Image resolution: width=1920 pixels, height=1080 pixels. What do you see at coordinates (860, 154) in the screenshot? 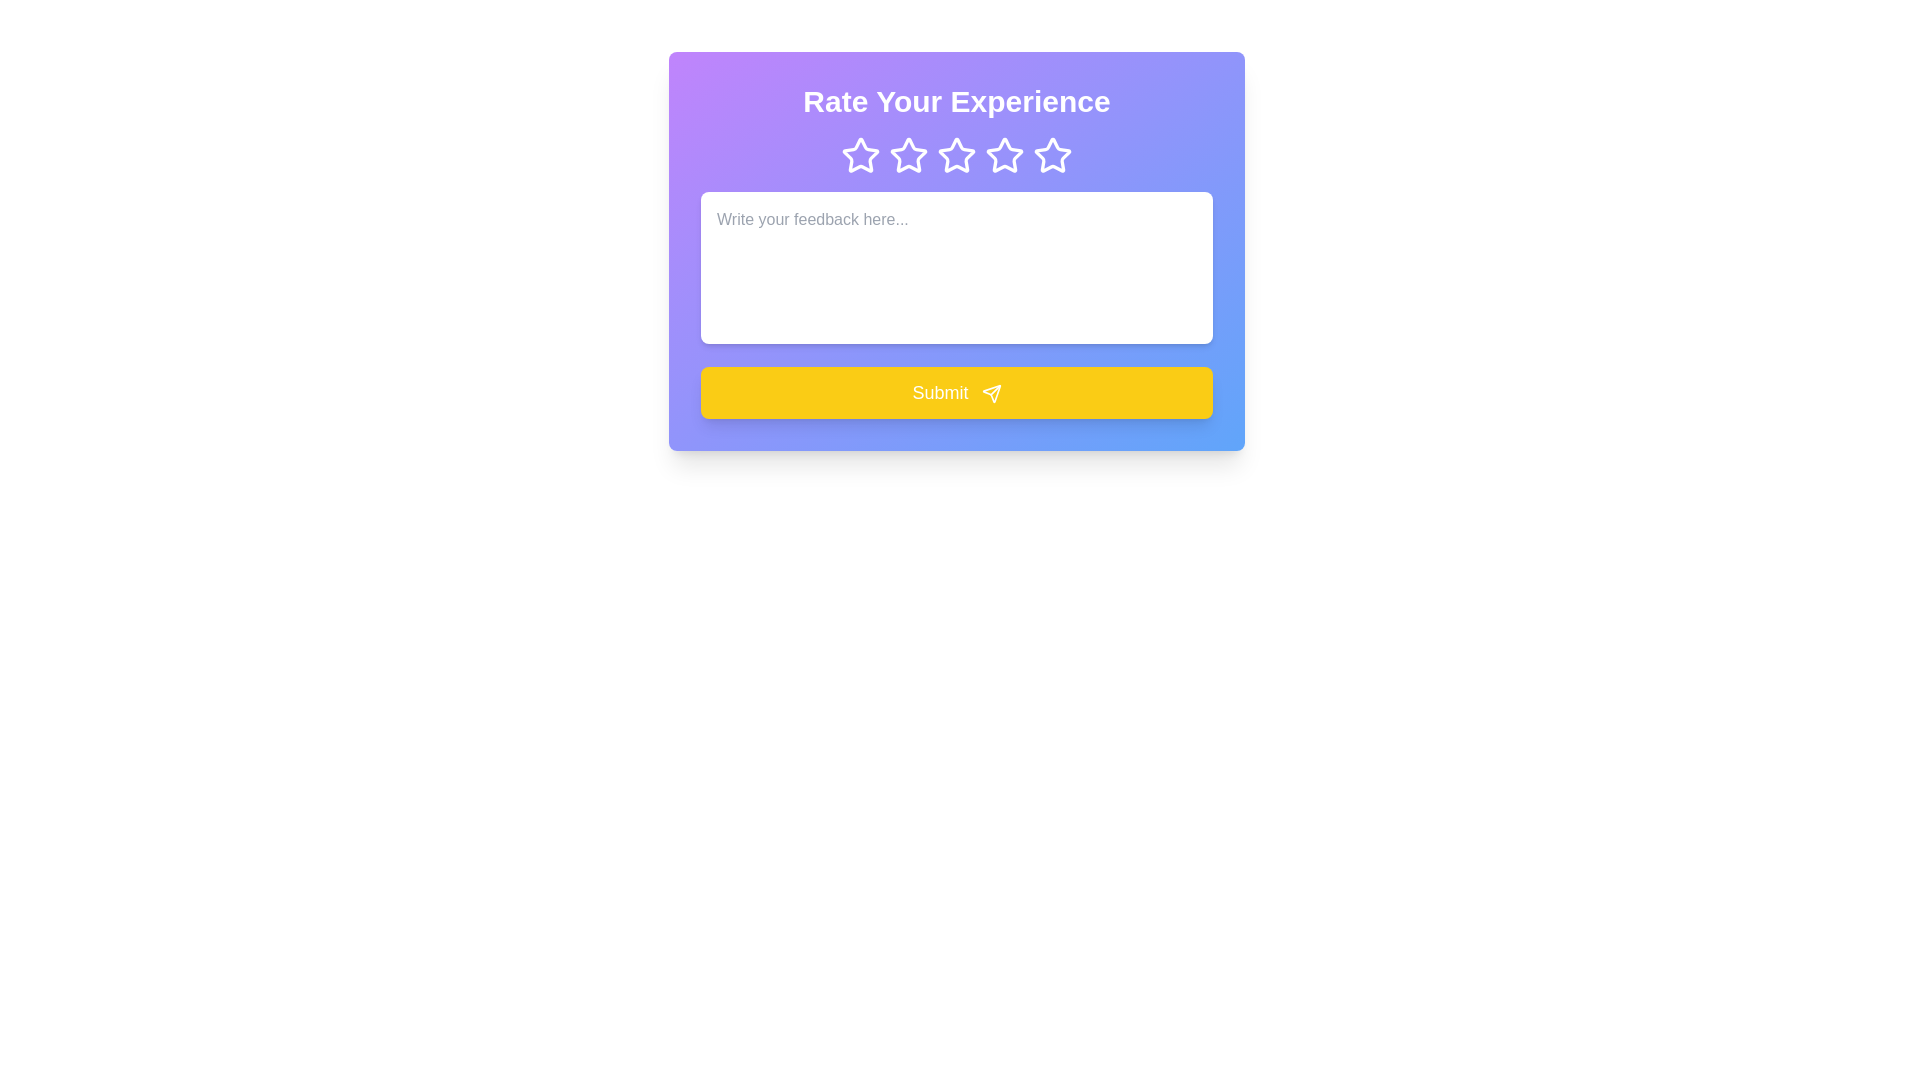
I see `the first star icon in the rating system` at bounding box center [860, 154].